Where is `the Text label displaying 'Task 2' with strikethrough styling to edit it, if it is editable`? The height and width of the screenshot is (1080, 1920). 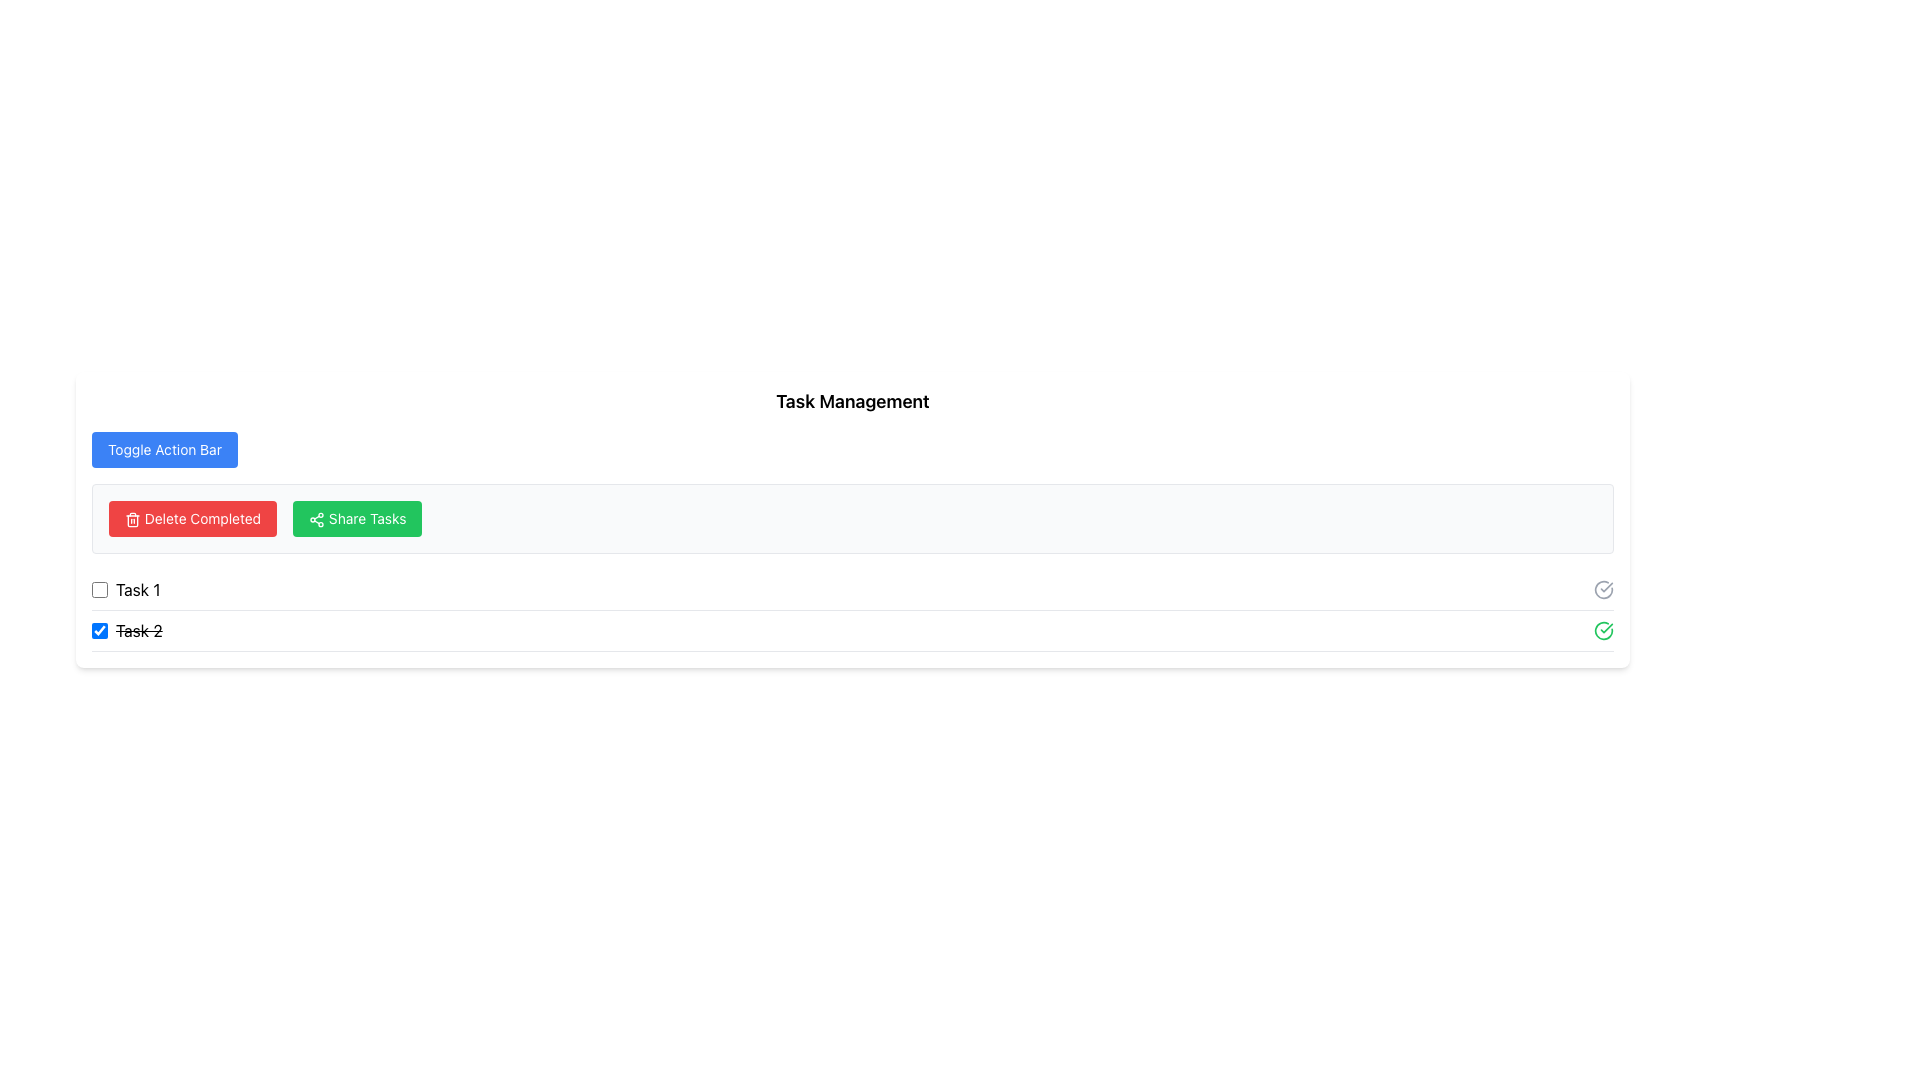 the Text label displaying 'Task 2' with strikethrough styling to edit it, if it is editable is located at coordinates (138, 631).